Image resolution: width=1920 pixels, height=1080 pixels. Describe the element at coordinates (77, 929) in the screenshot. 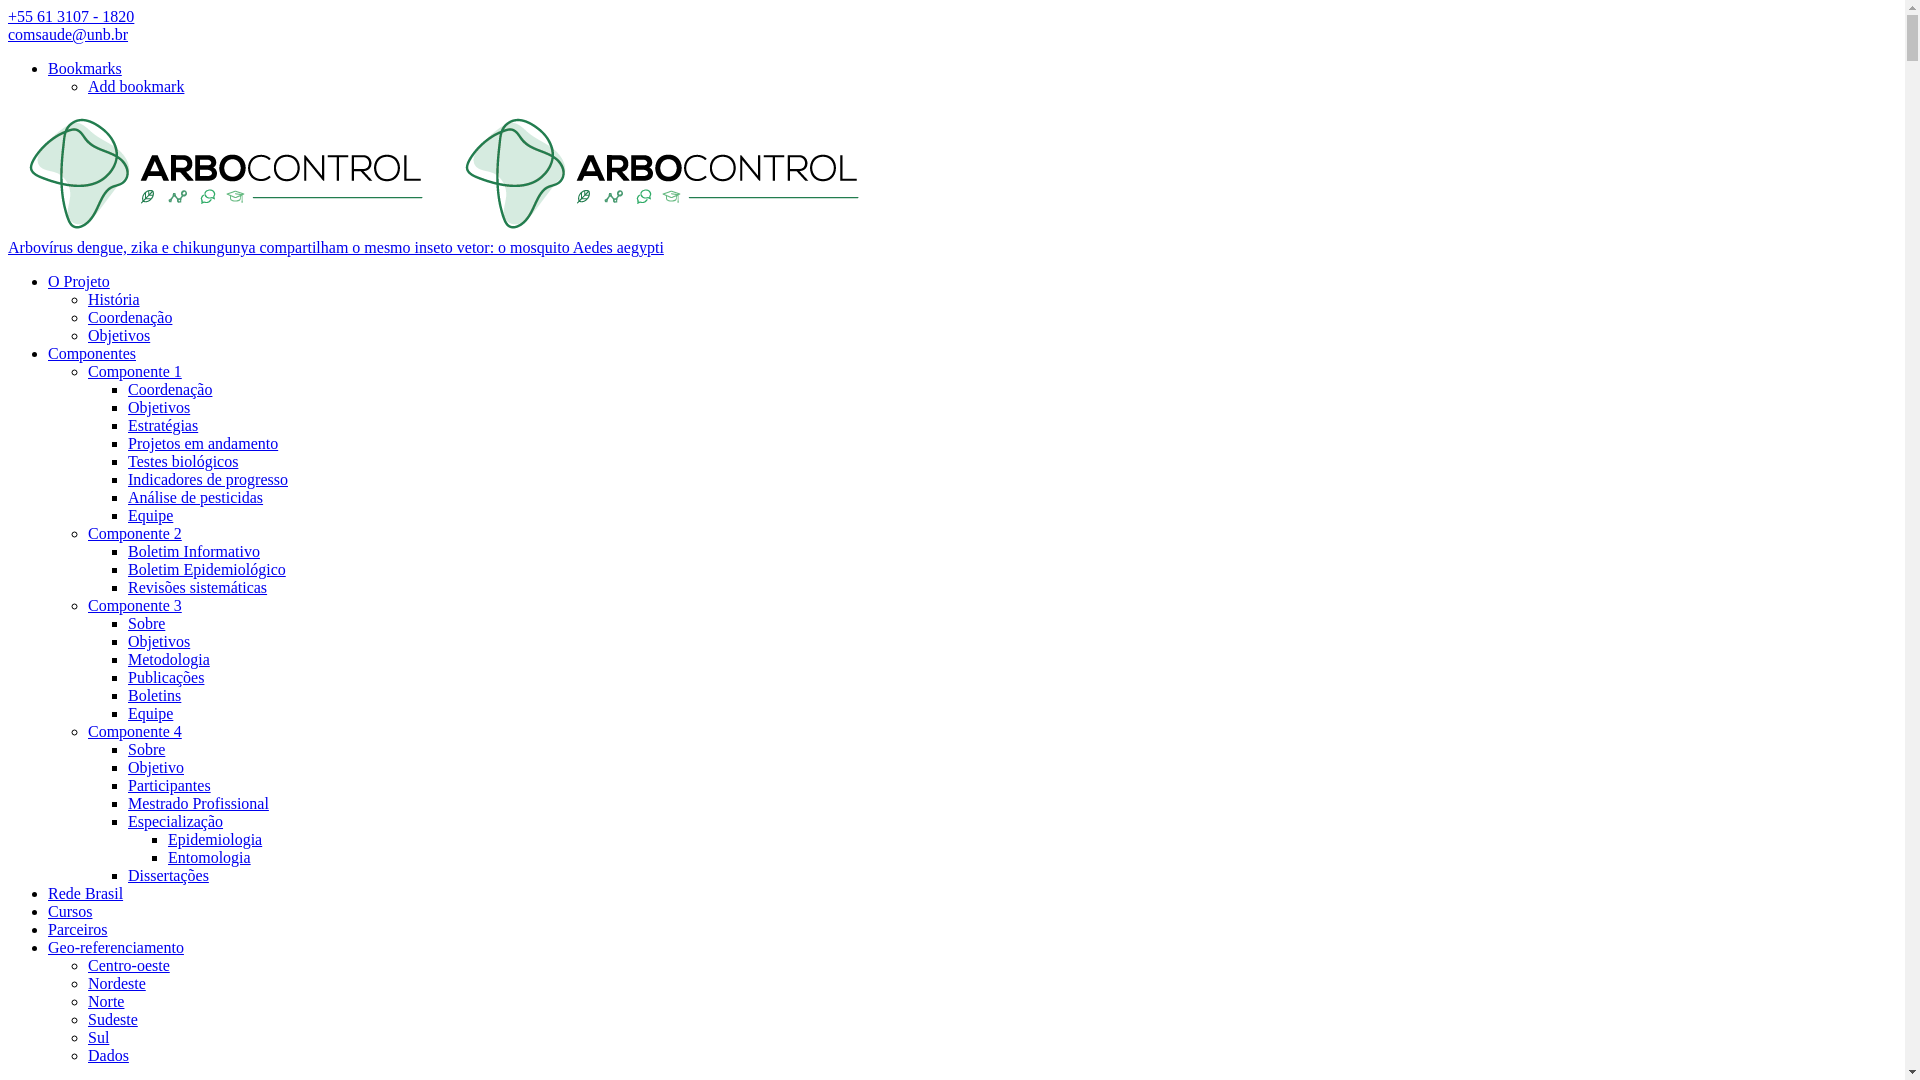

I see `'Parceiros'` at that location.